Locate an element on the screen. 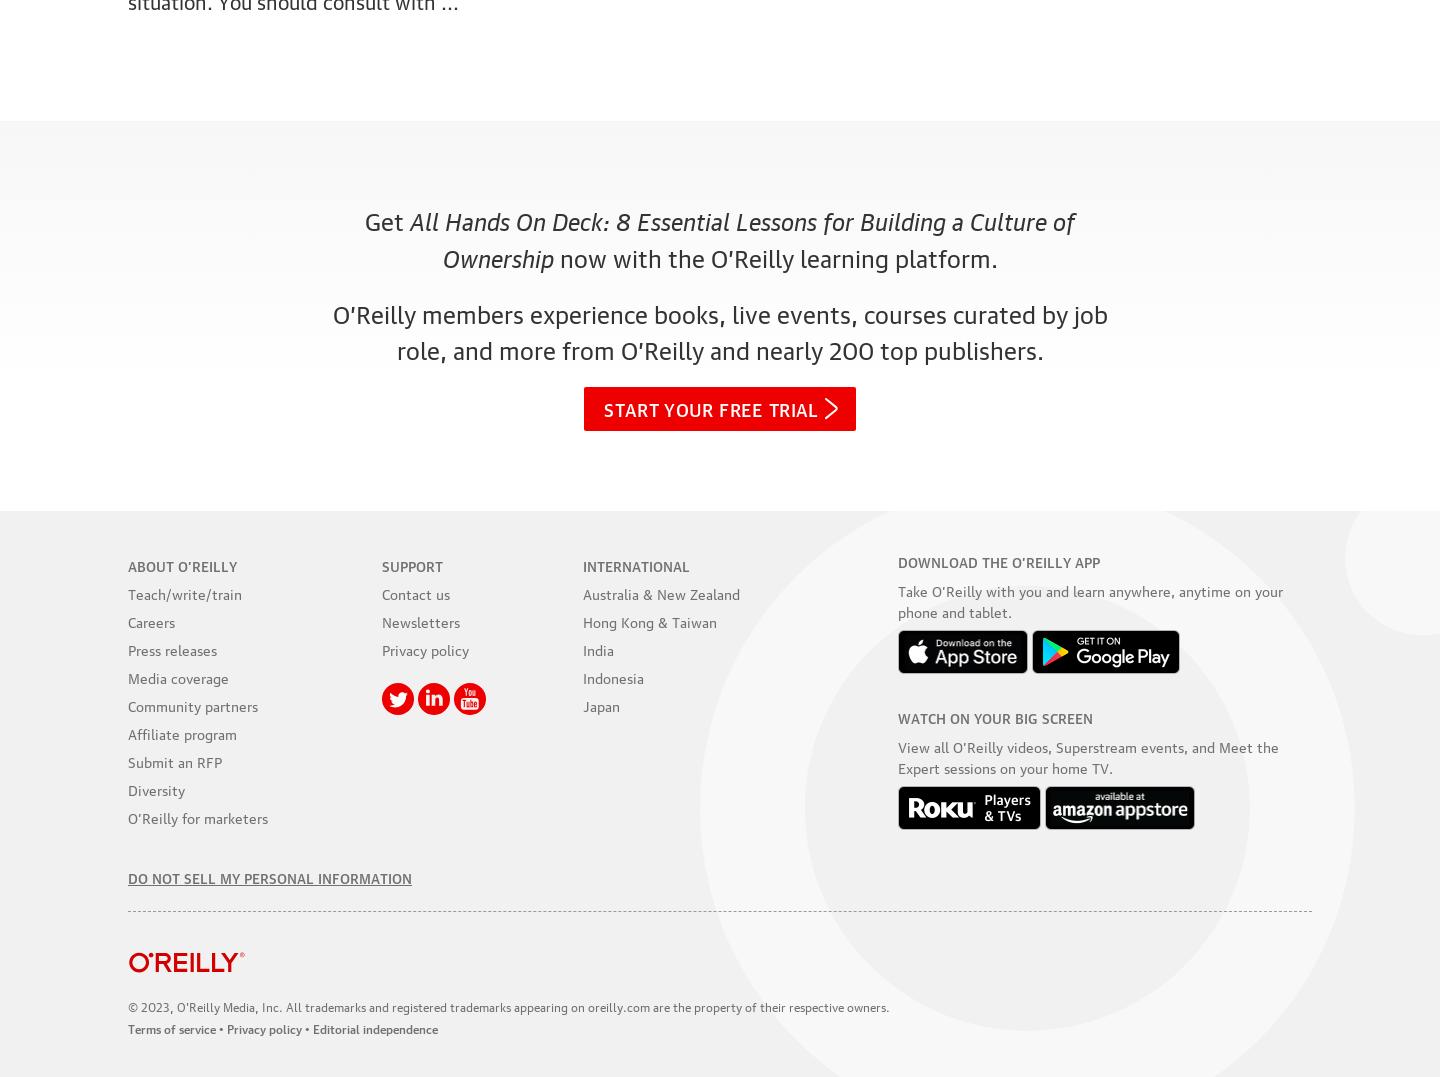 This screenshot has width=1440, height=1077. 'Indonesia' is located at coordinates (583, 675).